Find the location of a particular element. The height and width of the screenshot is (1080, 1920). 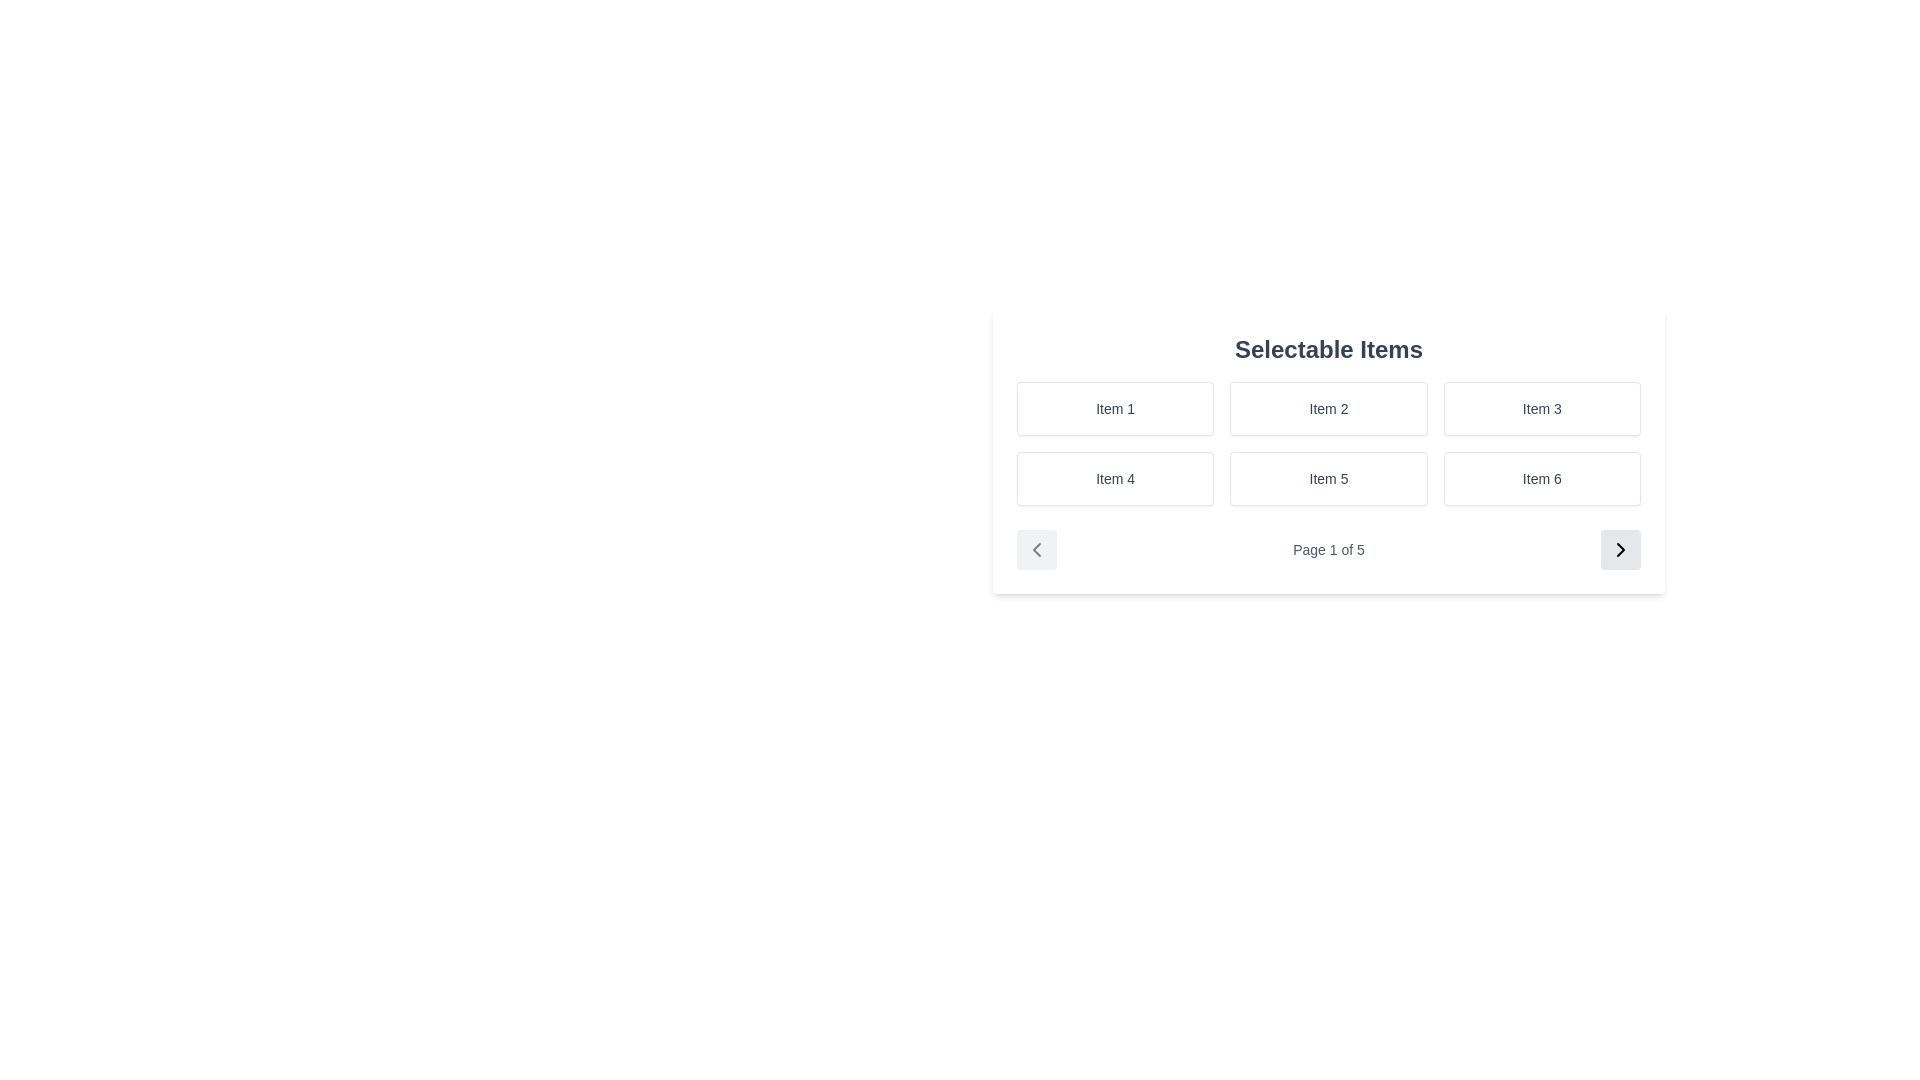

the selectable item in the second column of the first row in the 'Selectable Items' grid is located at coordinates (1329, 407).